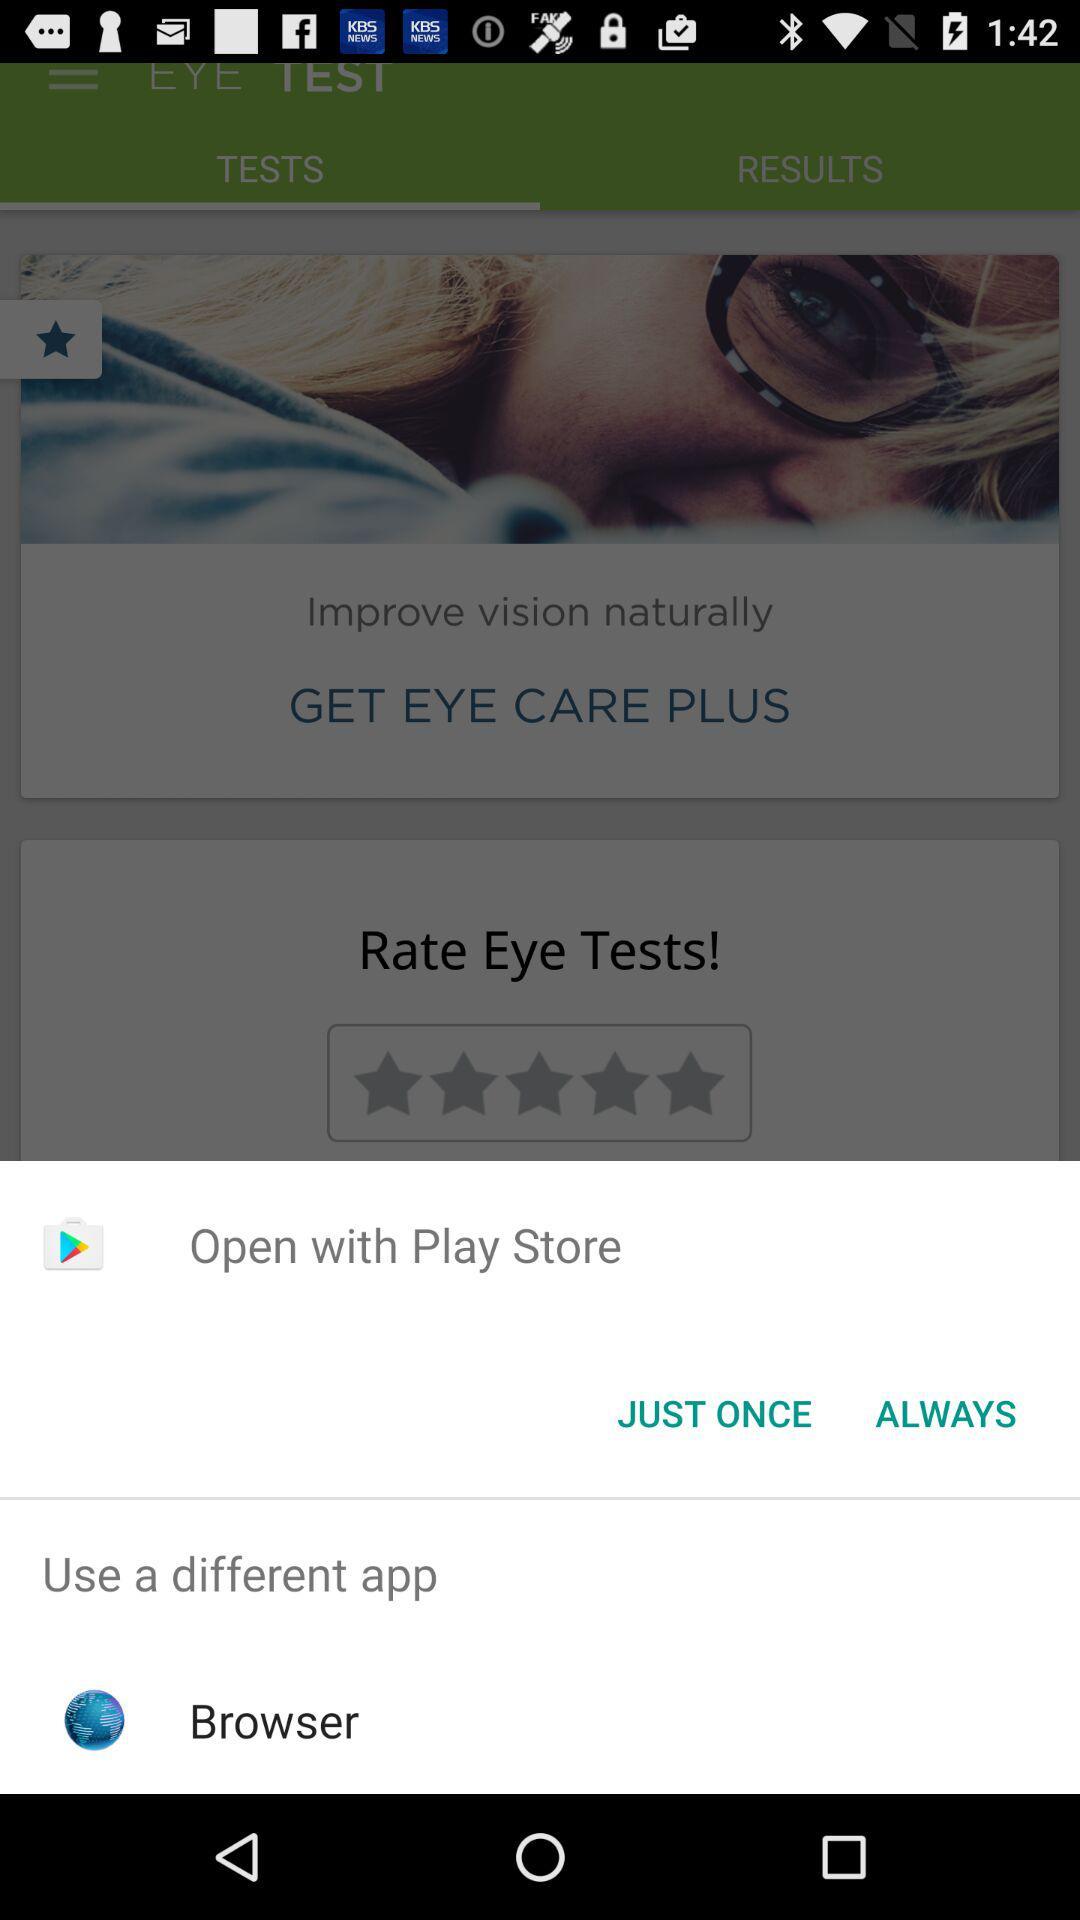  I want to click on item at the bottom right corner, so click(945, 1411).